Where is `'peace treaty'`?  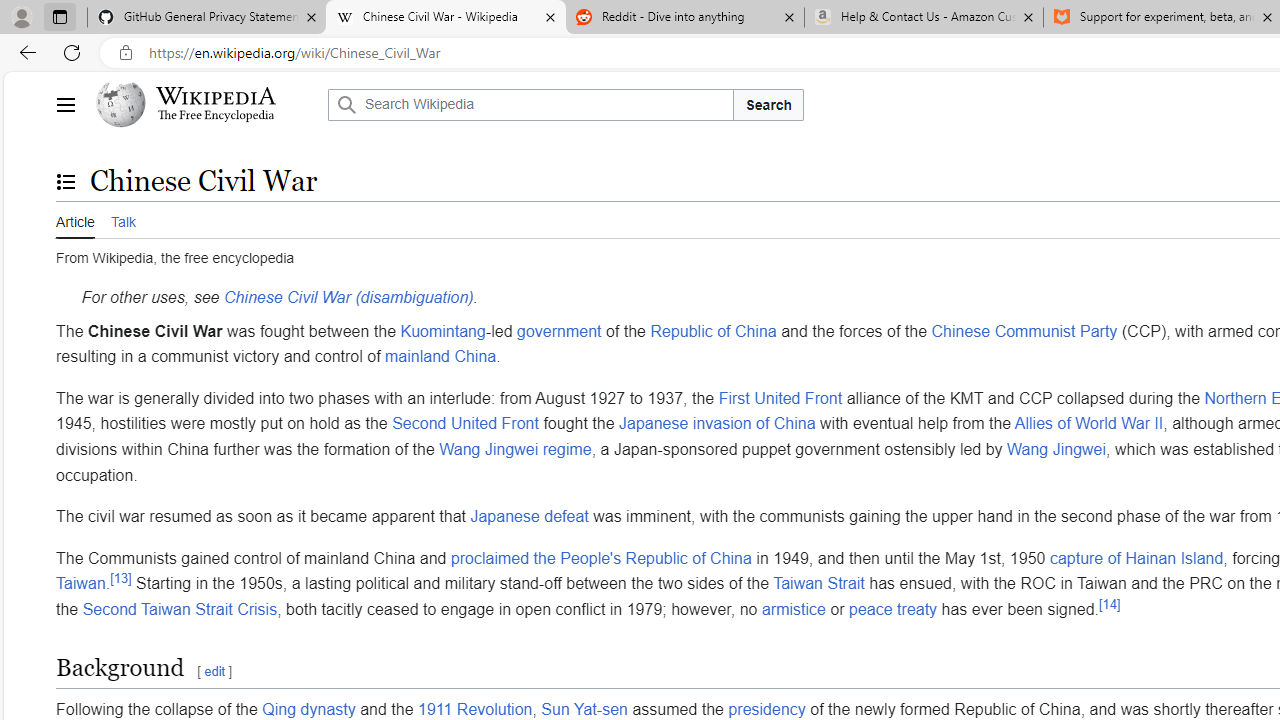 'peace treaty' is located at coordinates (892, 607).